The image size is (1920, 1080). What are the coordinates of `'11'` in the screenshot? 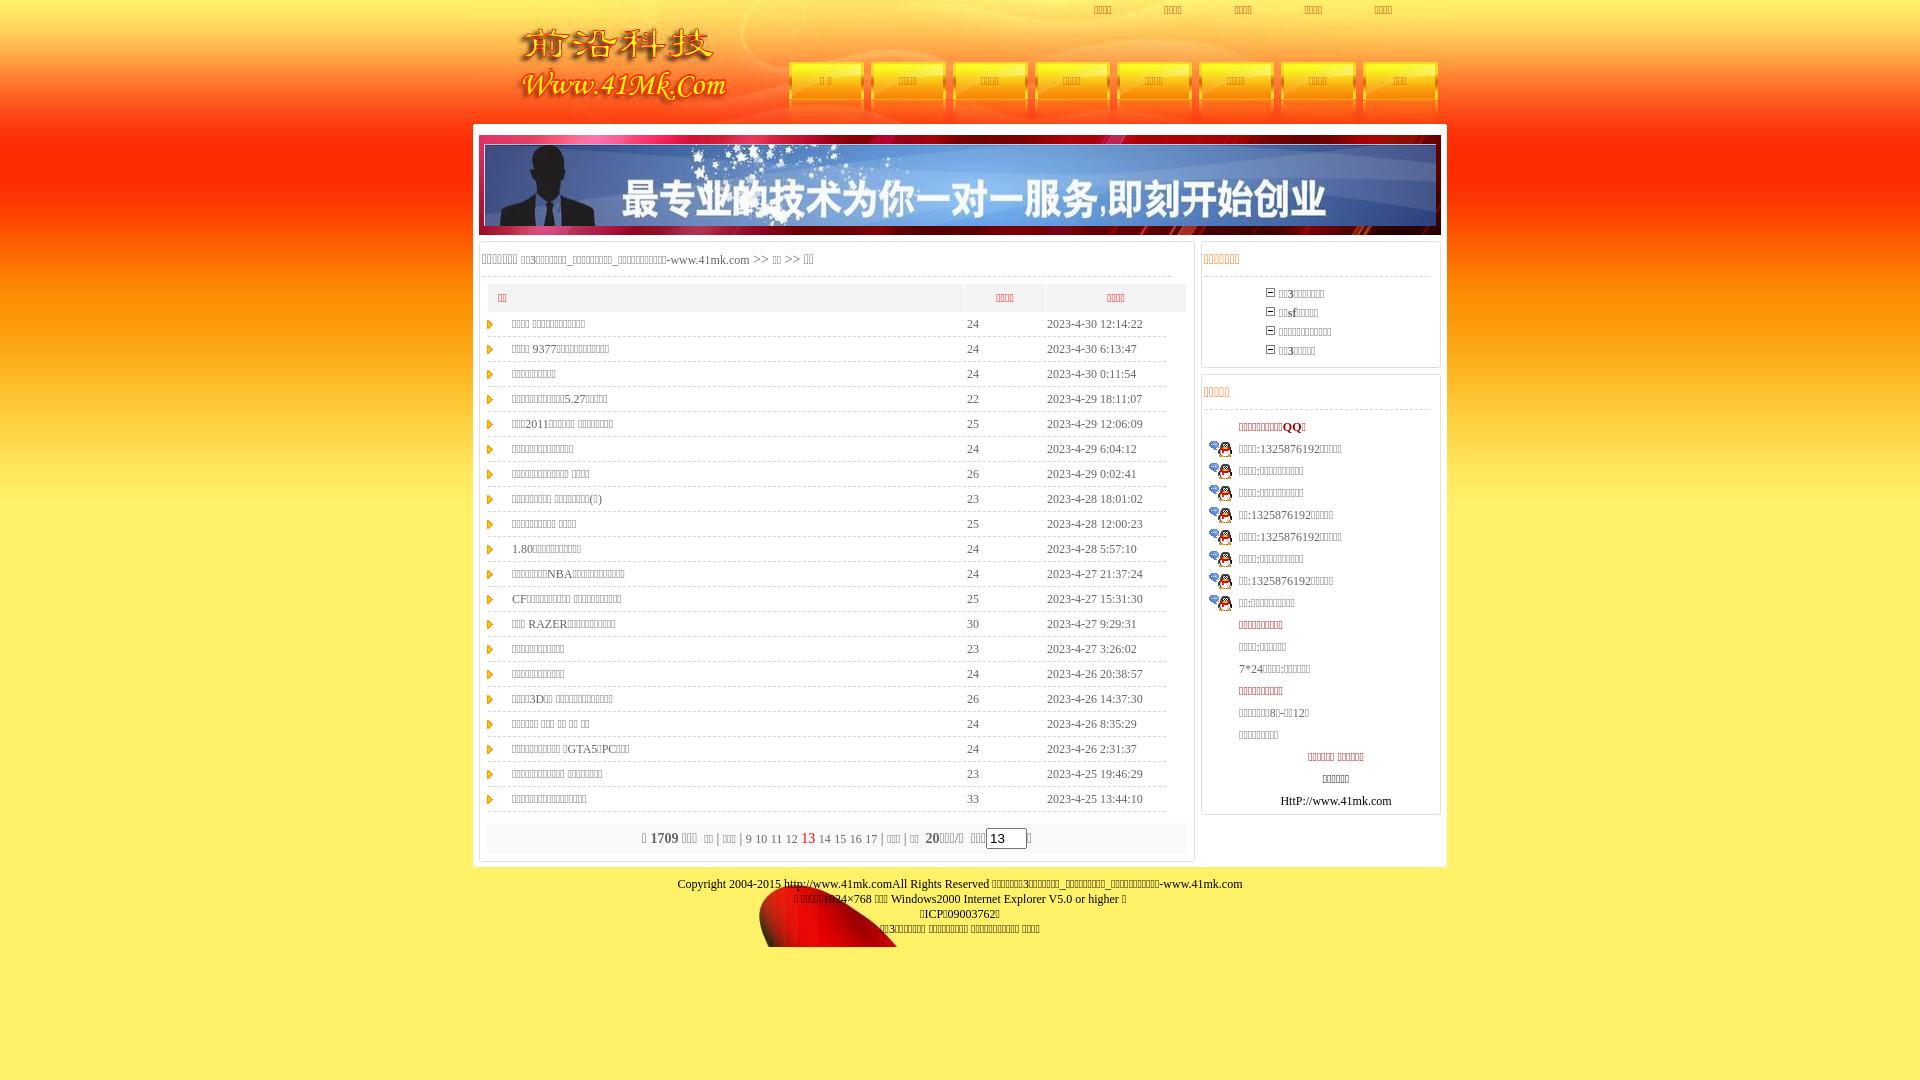 It's located at (776, 839).